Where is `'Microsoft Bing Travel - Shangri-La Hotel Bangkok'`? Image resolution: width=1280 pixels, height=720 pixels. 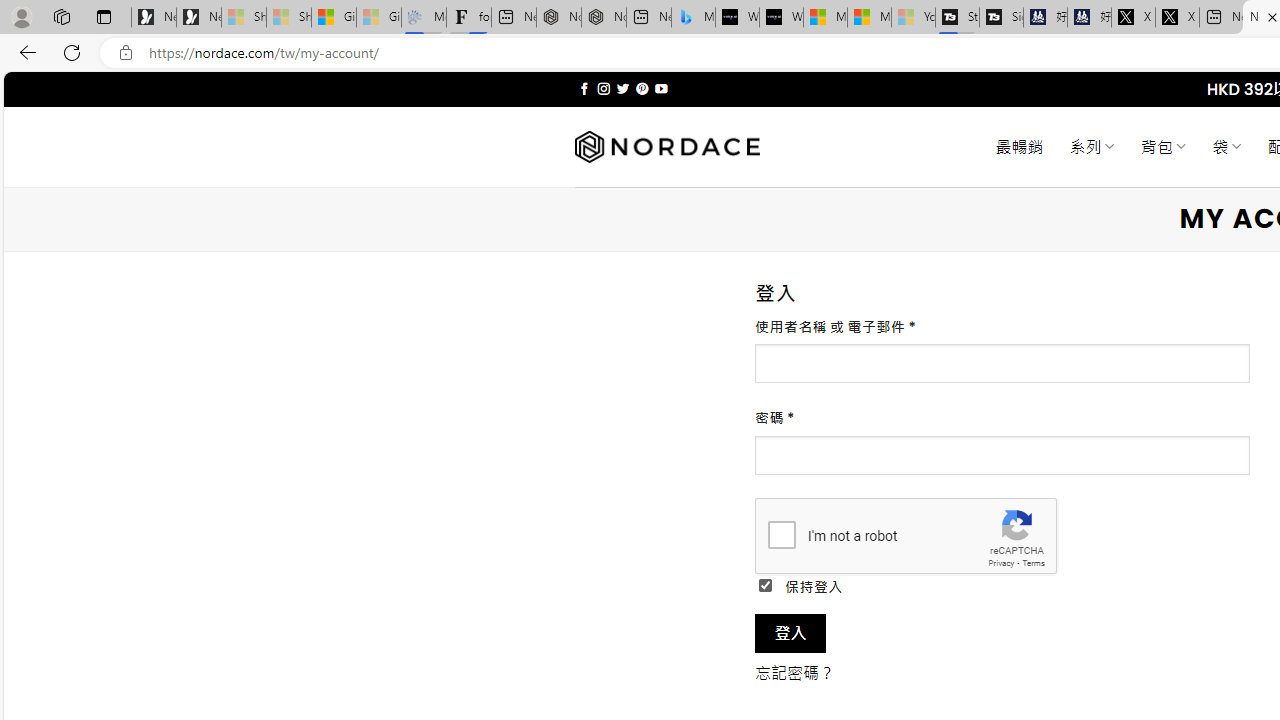
'Microsoft Bing Travel - Shangri-La Hotel Bangkok' is located at coordinates (693, 17).